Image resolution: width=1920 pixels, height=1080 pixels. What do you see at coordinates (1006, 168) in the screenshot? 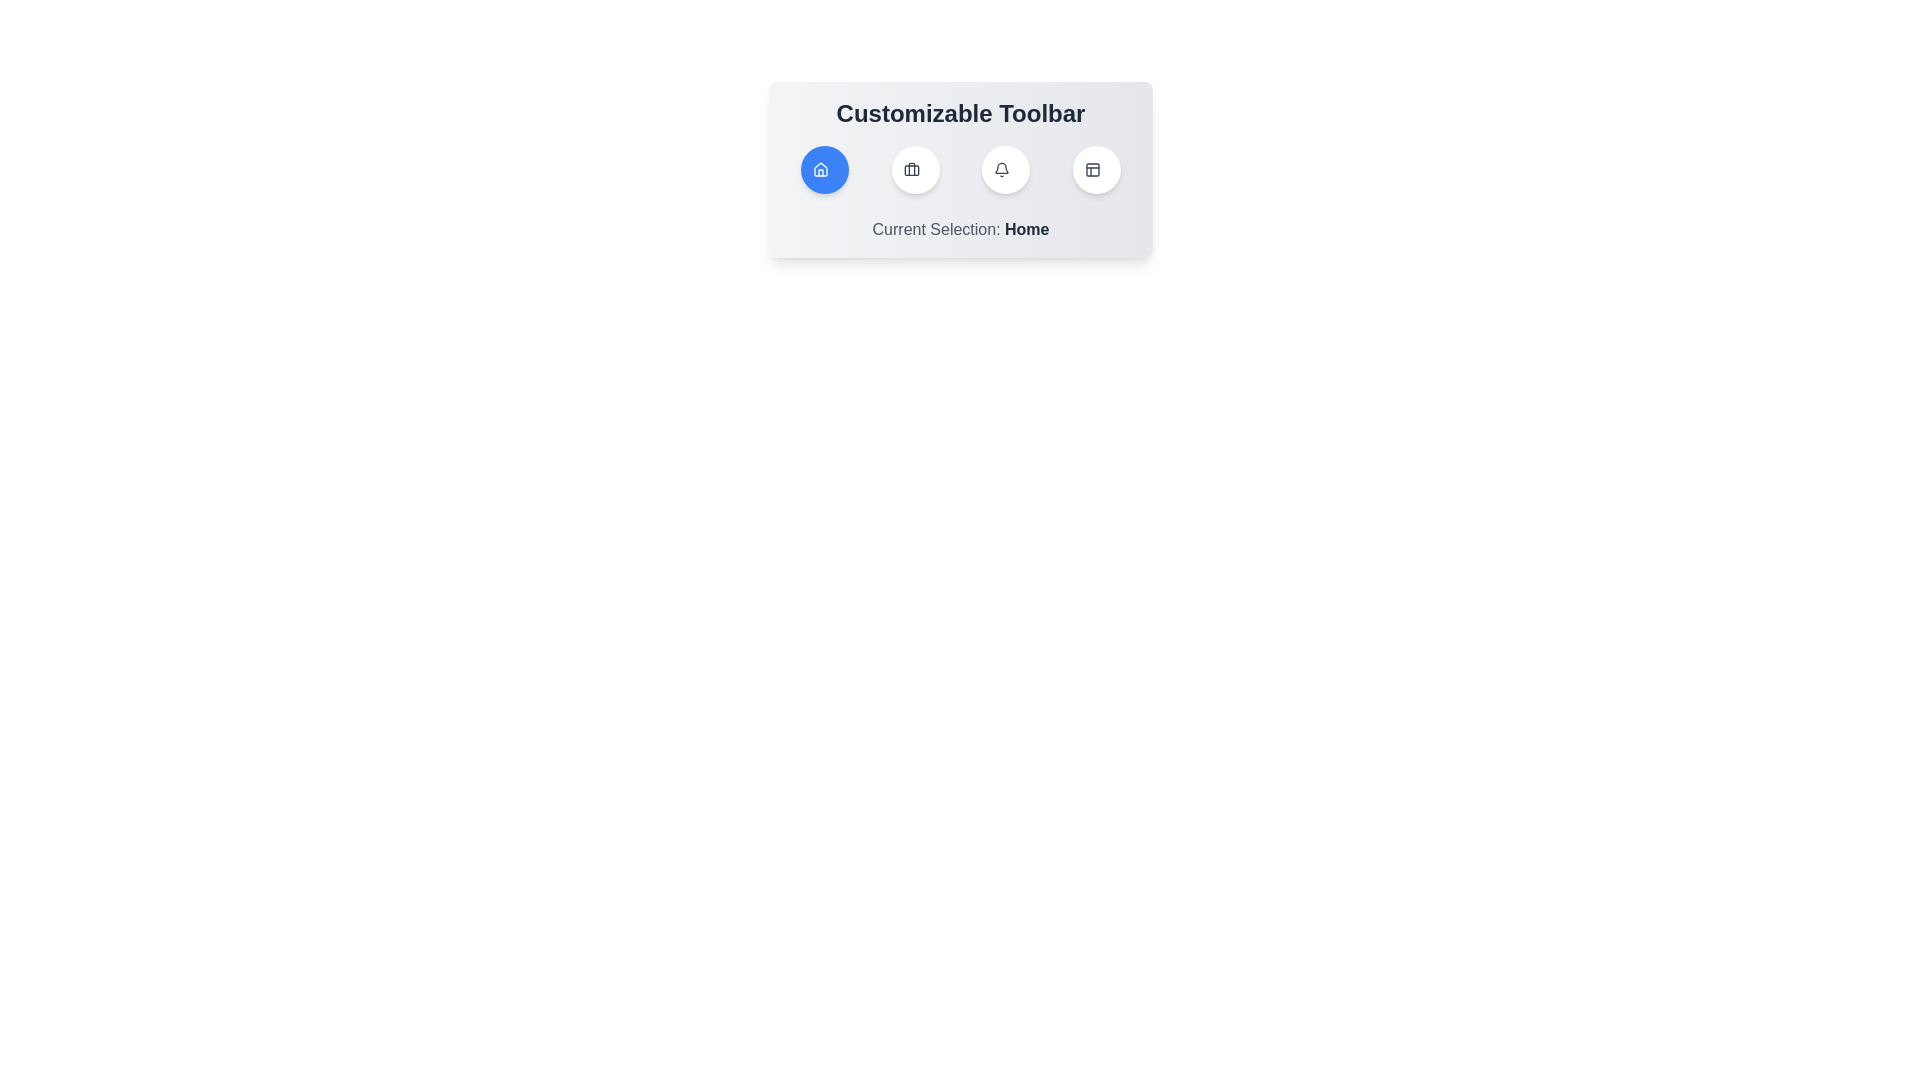
I see `the notification toggle button with a bell icon located in the toolbar` at bounding box center [1006, 168].